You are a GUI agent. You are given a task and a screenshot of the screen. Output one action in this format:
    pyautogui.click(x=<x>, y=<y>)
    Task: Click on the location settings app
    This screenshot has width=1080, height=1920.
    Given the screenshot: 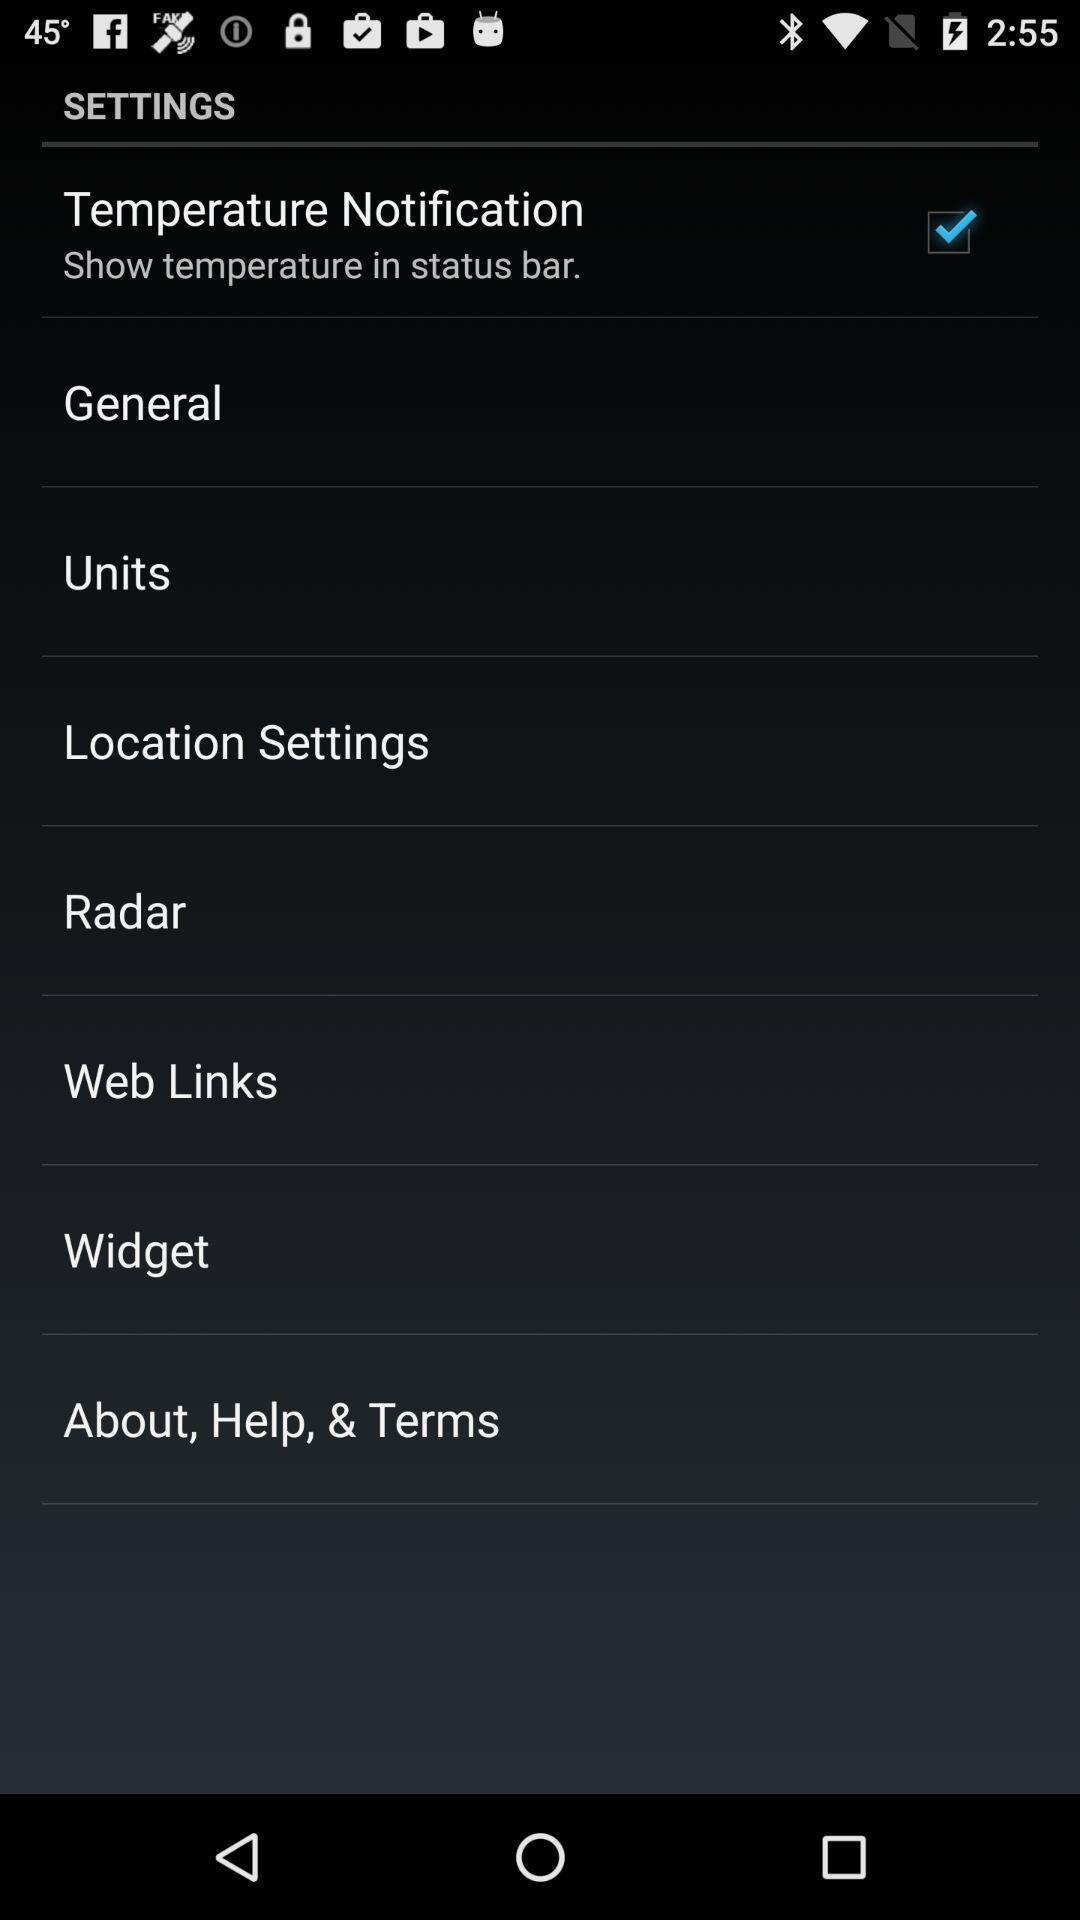 What is the action you would take?
    pyautogui.click(x=245, y=739)
    